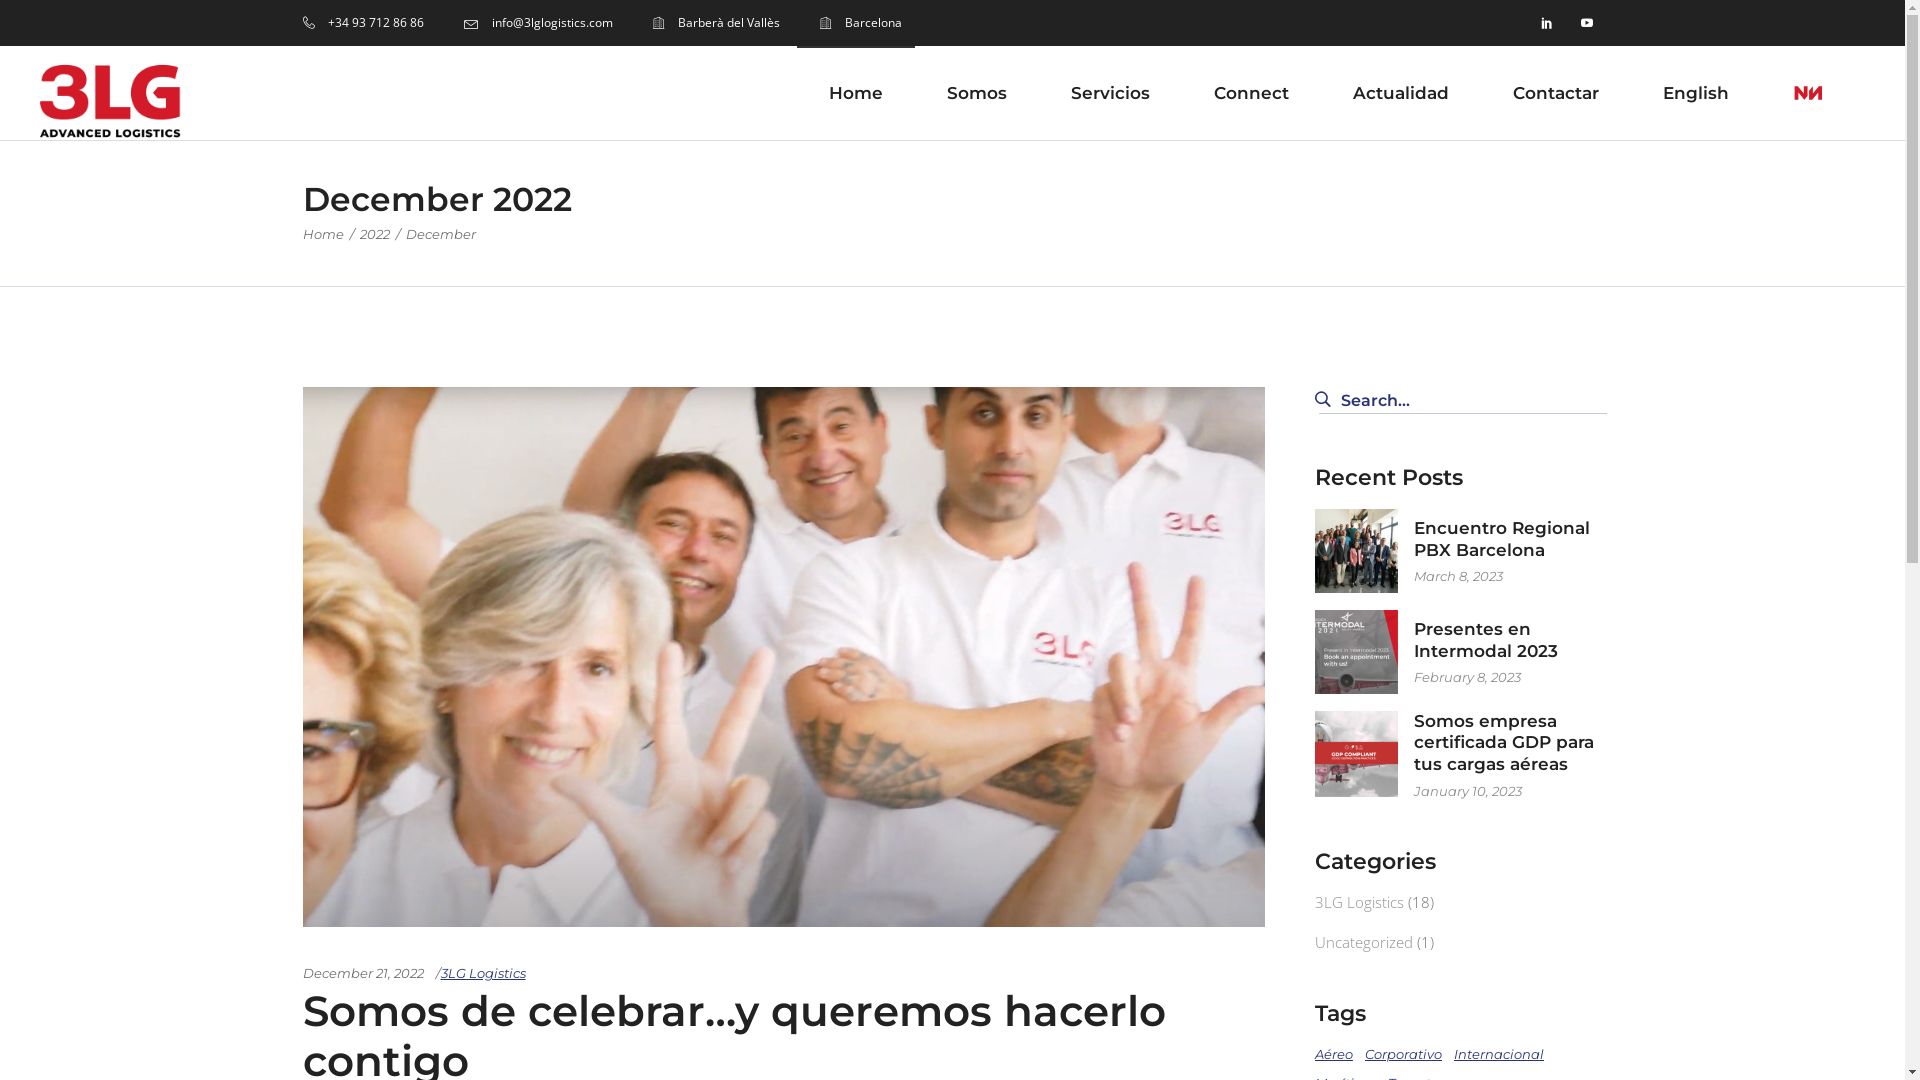  What do you see at coordinates (795, 93) in the screenshot?
I see `'Home'` at bounding box center [795, 93].